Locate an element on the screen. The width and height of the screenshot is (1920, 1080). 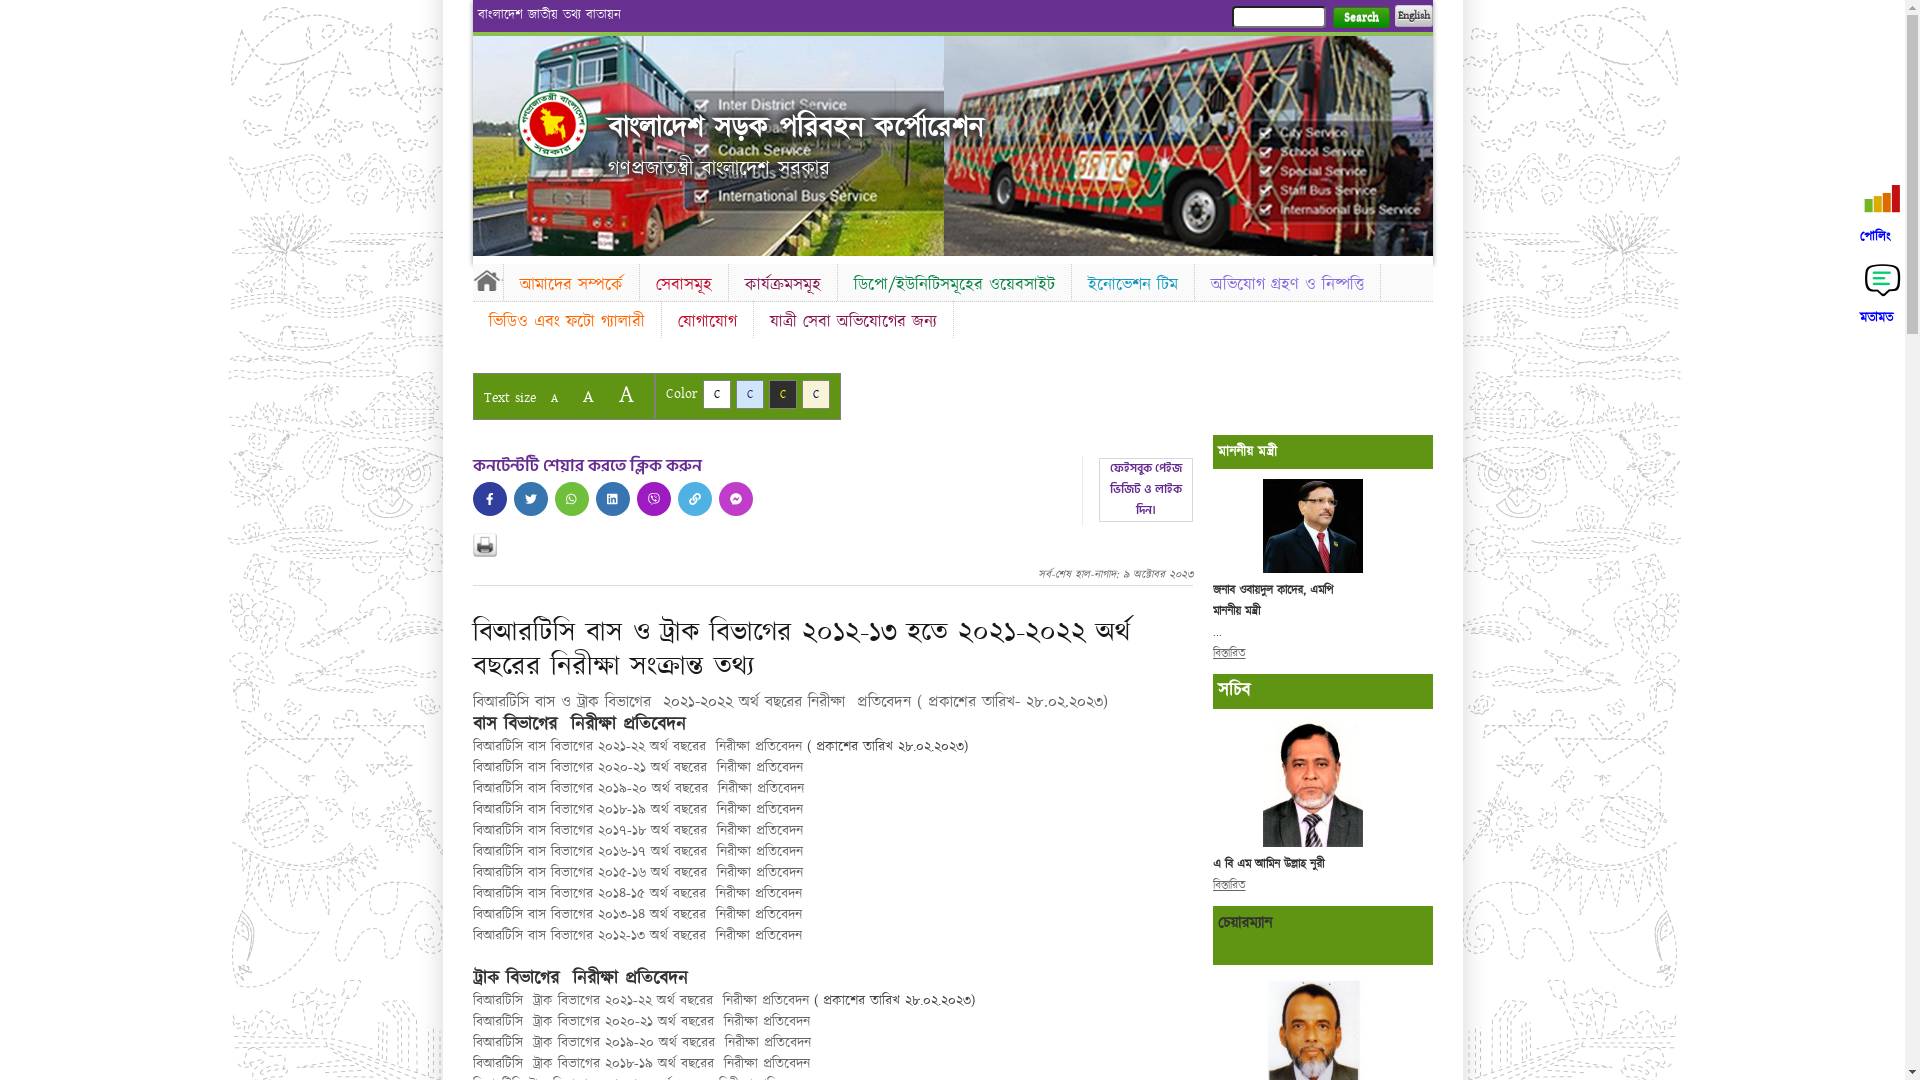
'A' is located at coordinates (553, 398).